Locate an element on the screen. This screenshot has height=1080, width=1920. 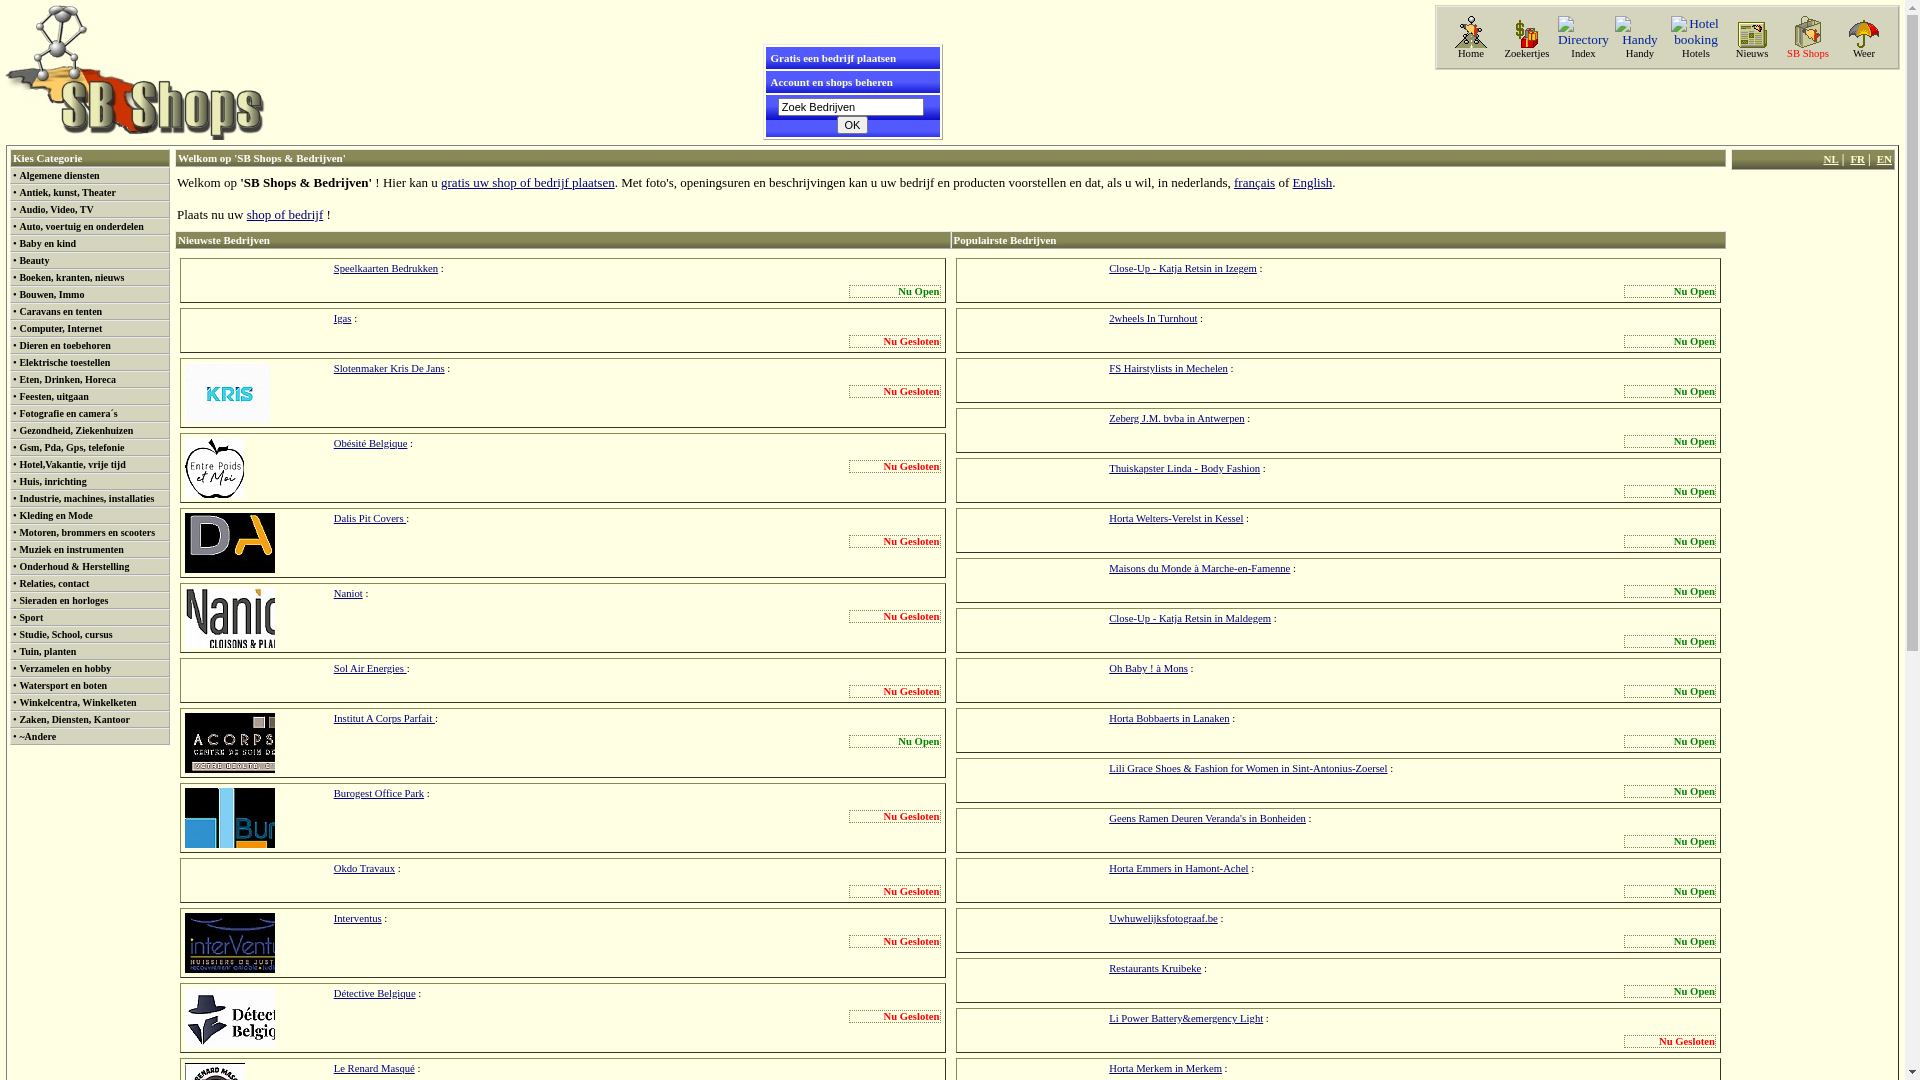
'NL' is located at coordinates (1823, 157).